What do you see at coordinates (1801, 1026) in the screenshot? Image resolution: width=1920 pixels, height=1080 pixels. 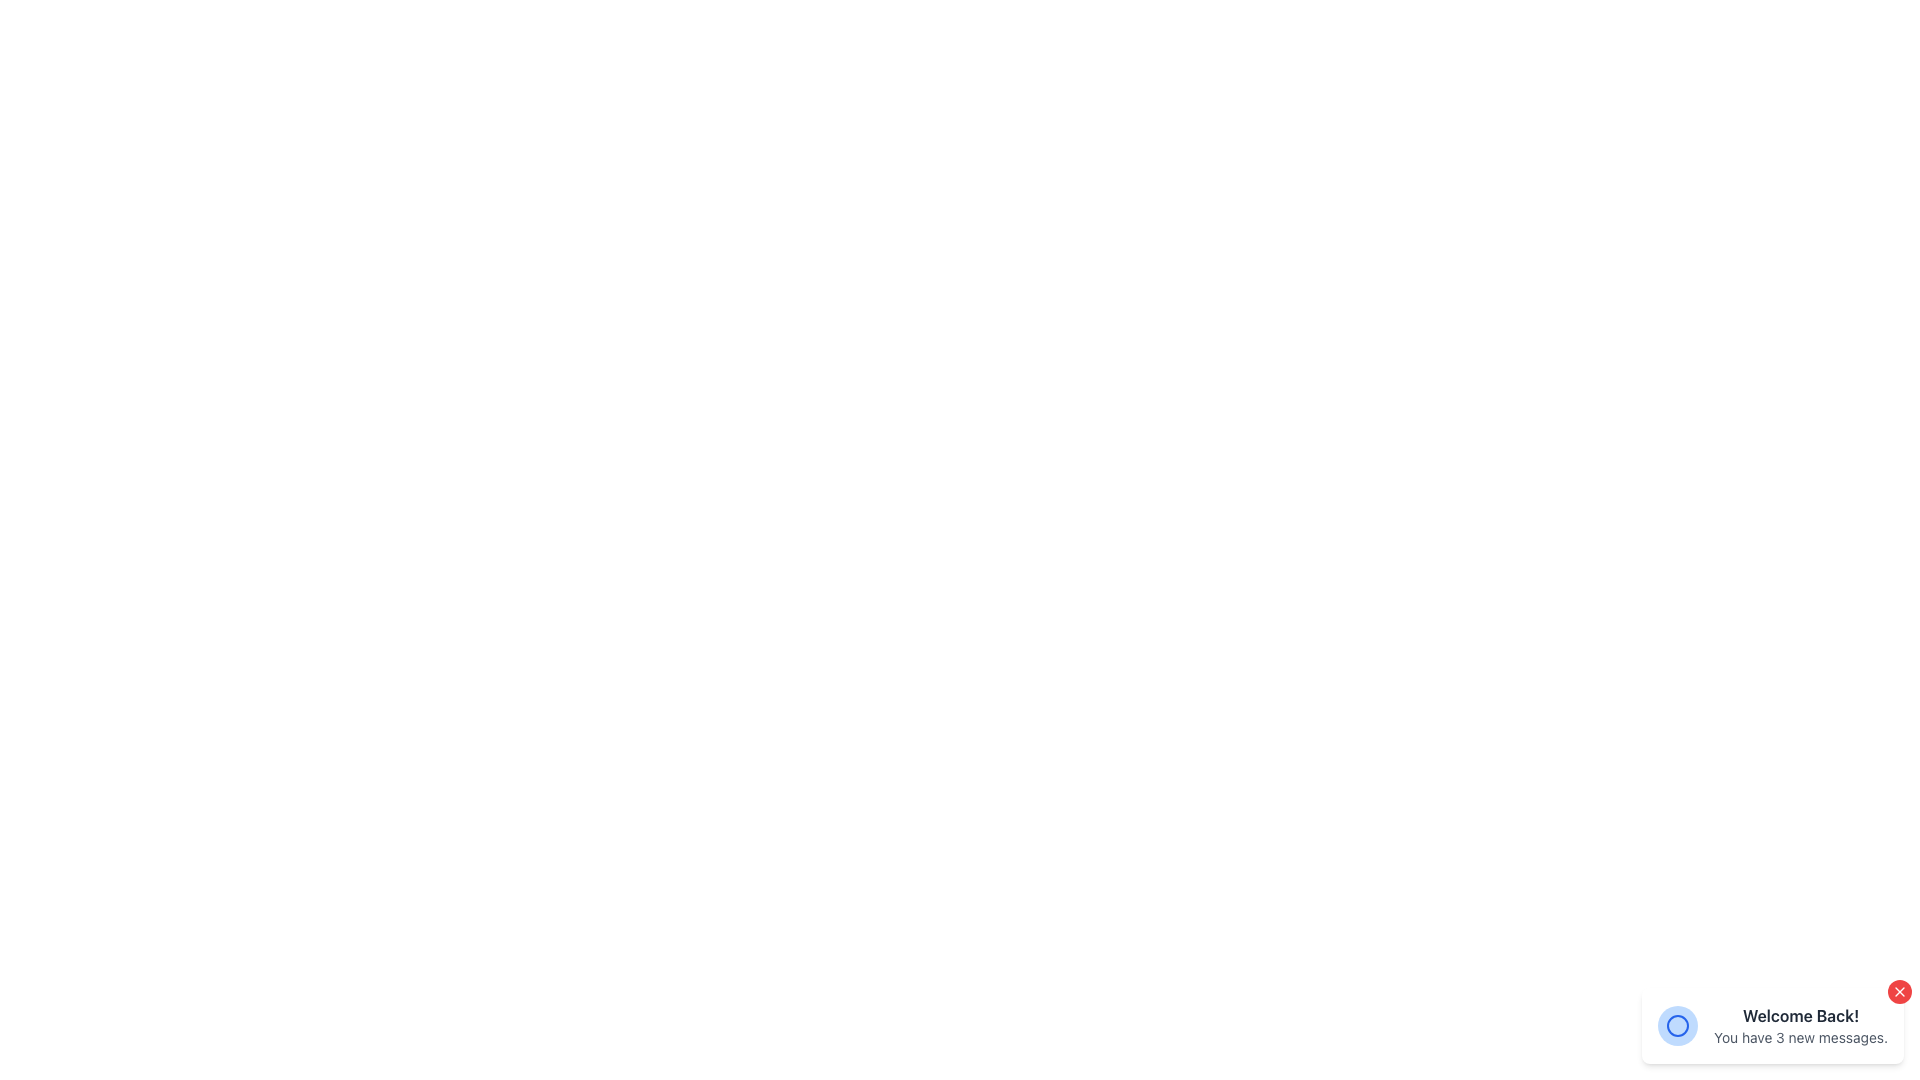 I see `the informational text block that displays a welcome message and the count of new messages, located in the bottom-right corner adjacent to a circular blue icon` at bounding box center [1801, 1026].